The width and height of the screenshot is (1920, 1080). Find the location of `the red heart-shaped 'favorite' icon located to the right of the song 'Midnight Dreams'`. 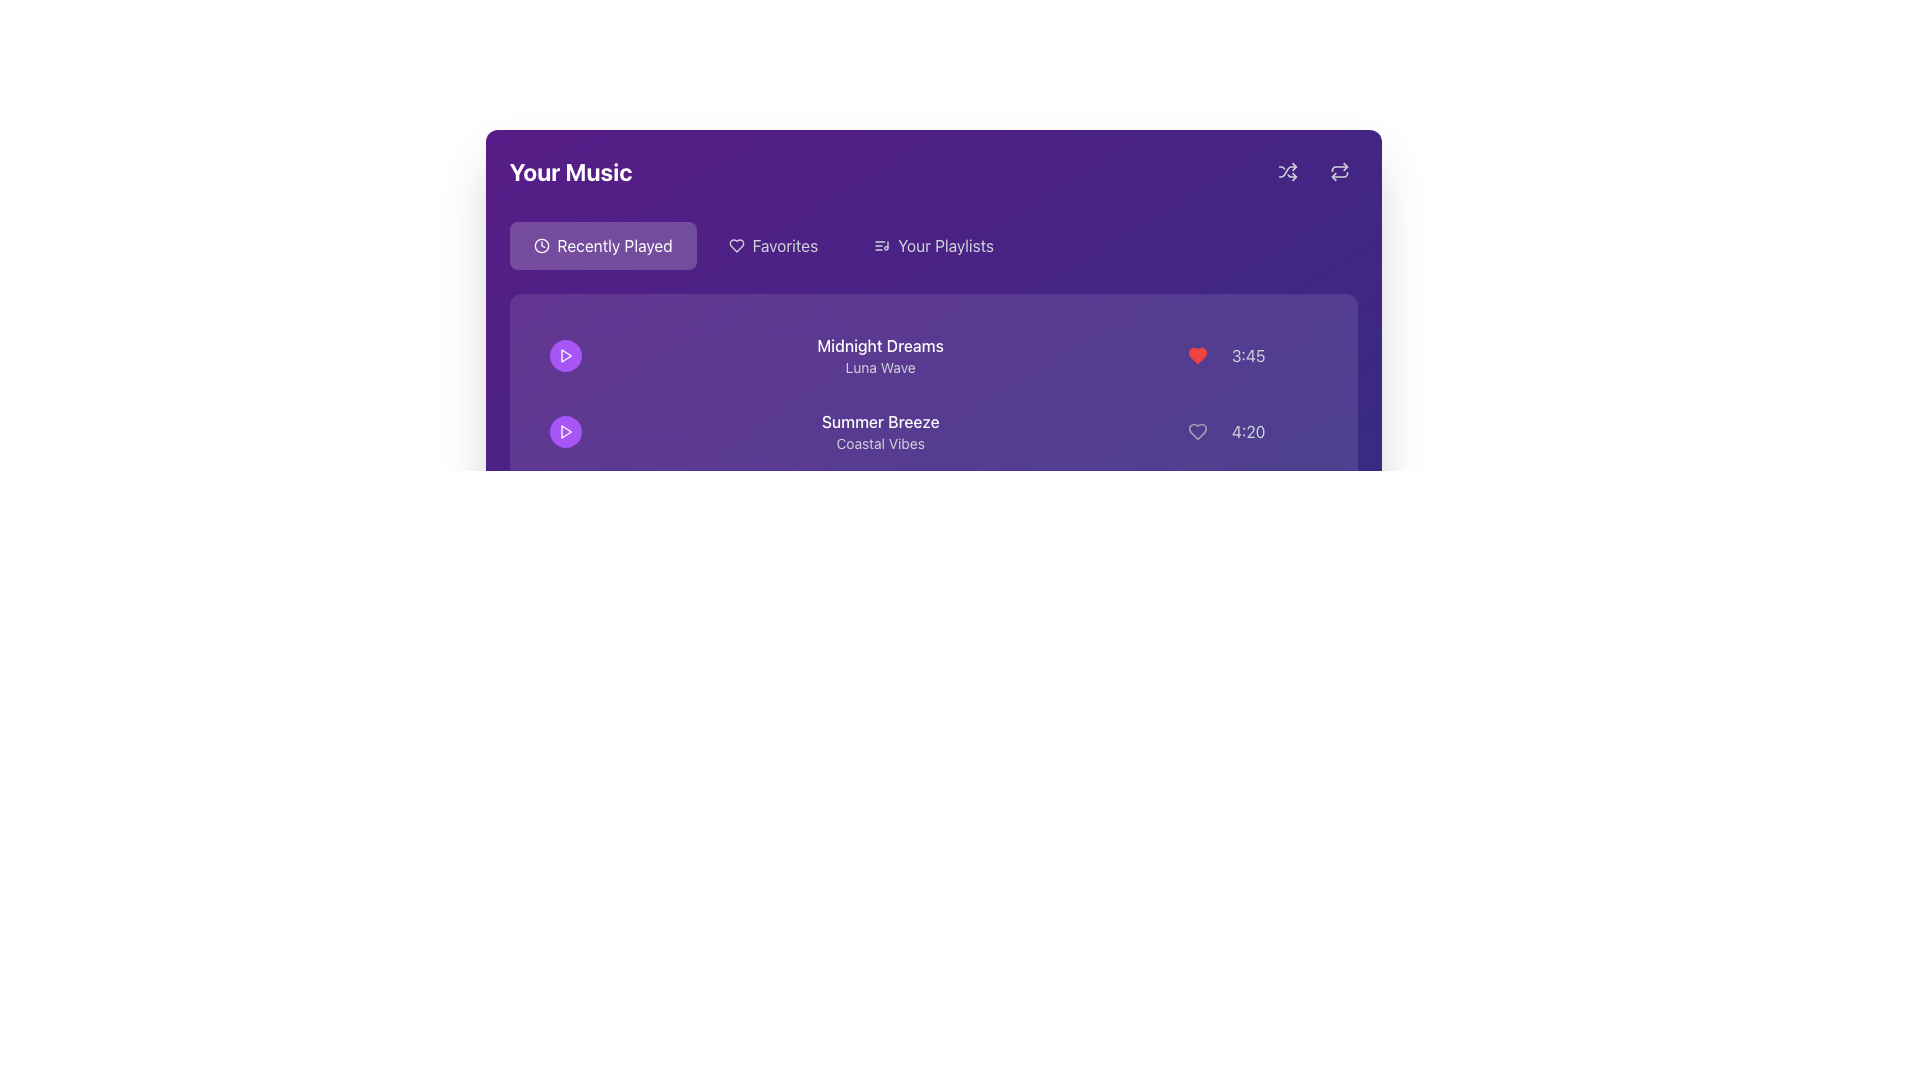

the red heart-shaped 'favorite' icon located to the right of the song 'Midnight Dreams' is located at coordinates (1197, 354).